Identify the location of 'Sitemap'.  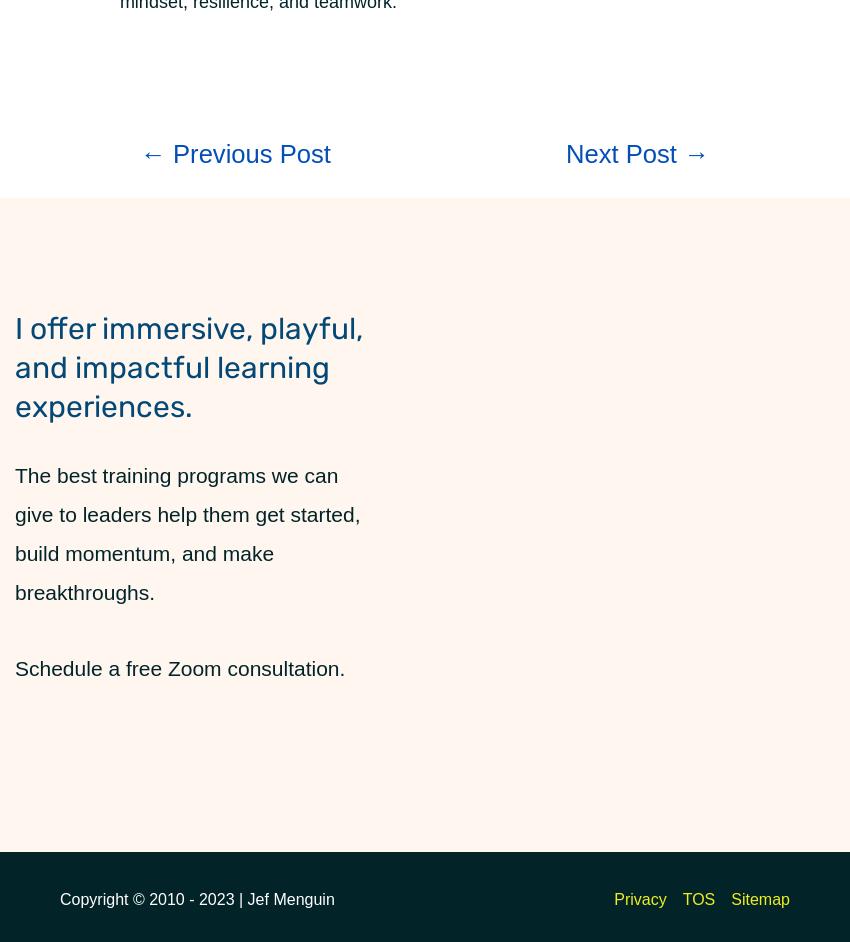
(760, 898).